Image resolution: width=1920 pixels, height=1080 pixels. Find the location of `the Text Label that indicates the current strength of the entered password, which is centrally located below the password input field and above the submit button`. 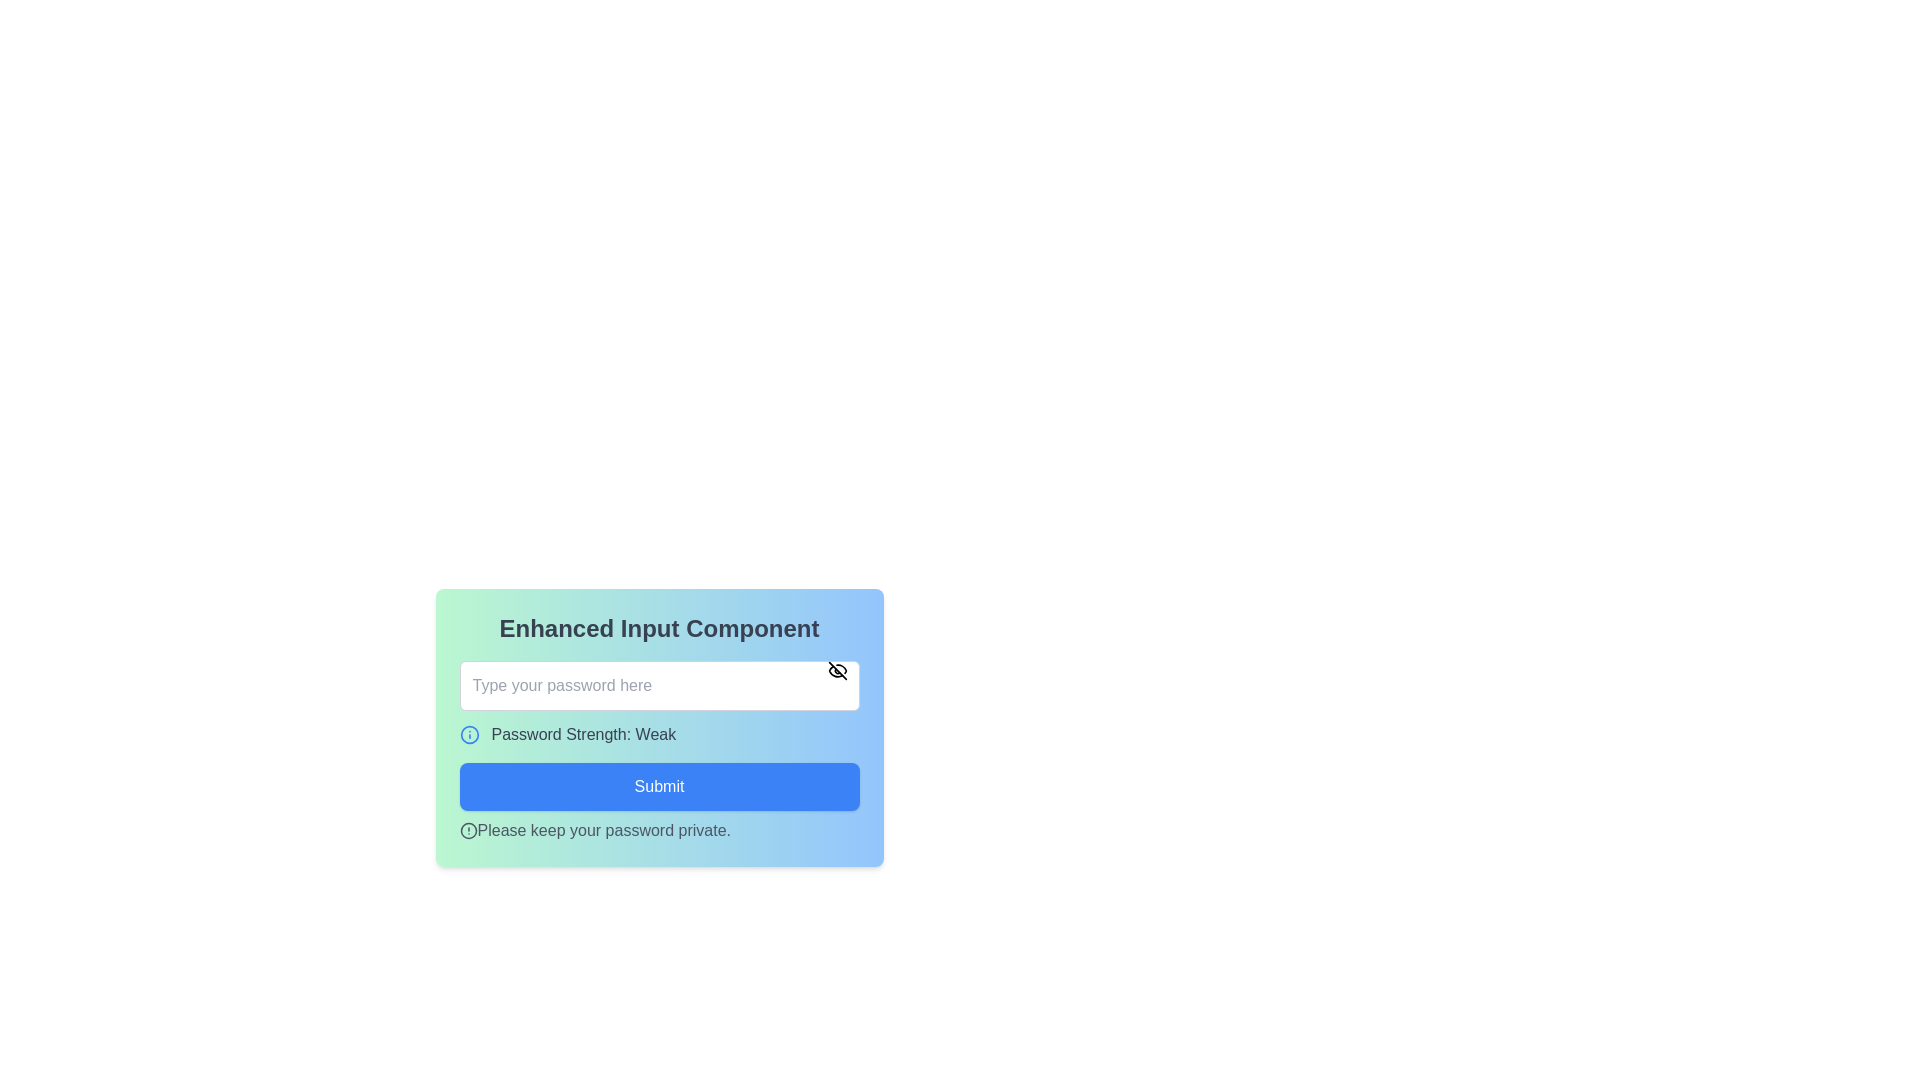

the Text Label that indicates the current strength of the entered password, which is centrally located below the password input field and above the submit button is located at coordinates (582, 735).